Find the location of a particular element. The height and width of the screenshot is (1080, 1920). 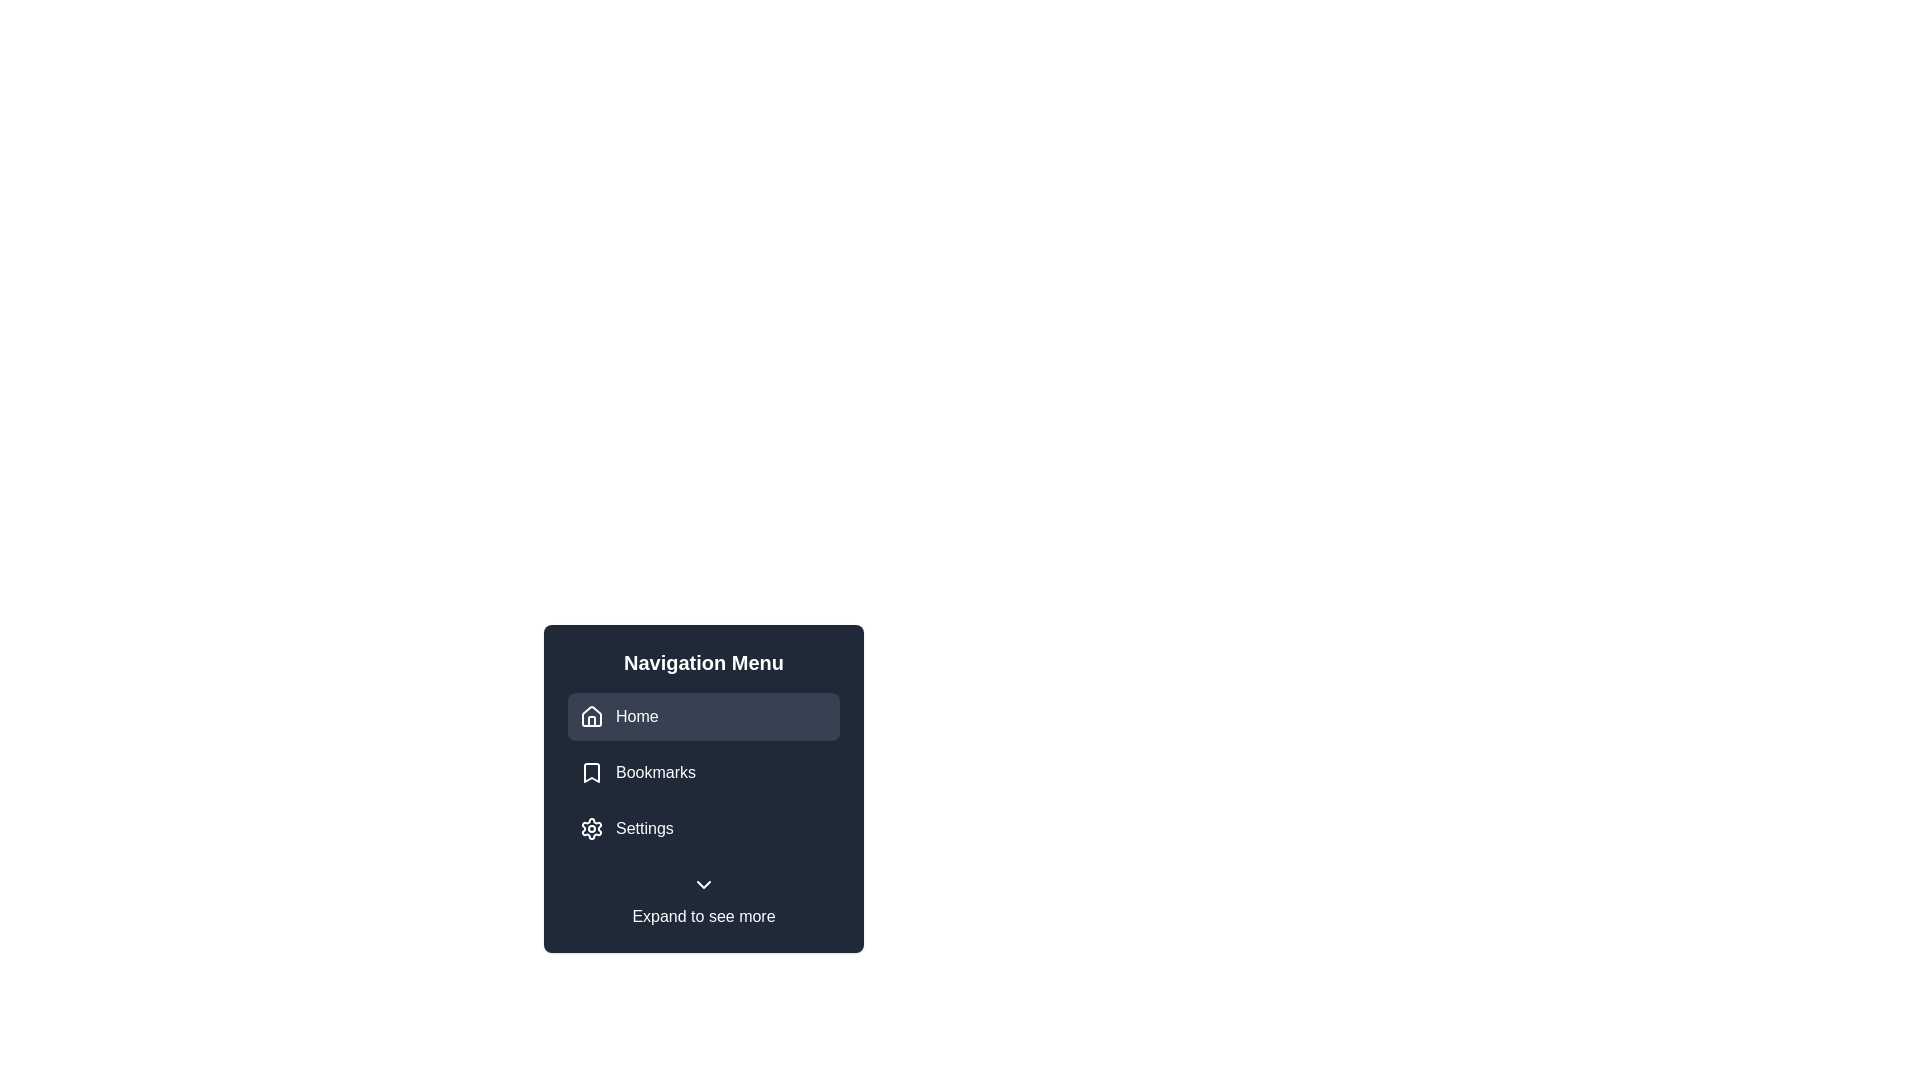

the 'Bookmarks' icon located in the navigation menu, which is the second entry in a vertical list and positioned immediately adjacent to the text 'Bookmarks' is located at coordinates (590, 771).